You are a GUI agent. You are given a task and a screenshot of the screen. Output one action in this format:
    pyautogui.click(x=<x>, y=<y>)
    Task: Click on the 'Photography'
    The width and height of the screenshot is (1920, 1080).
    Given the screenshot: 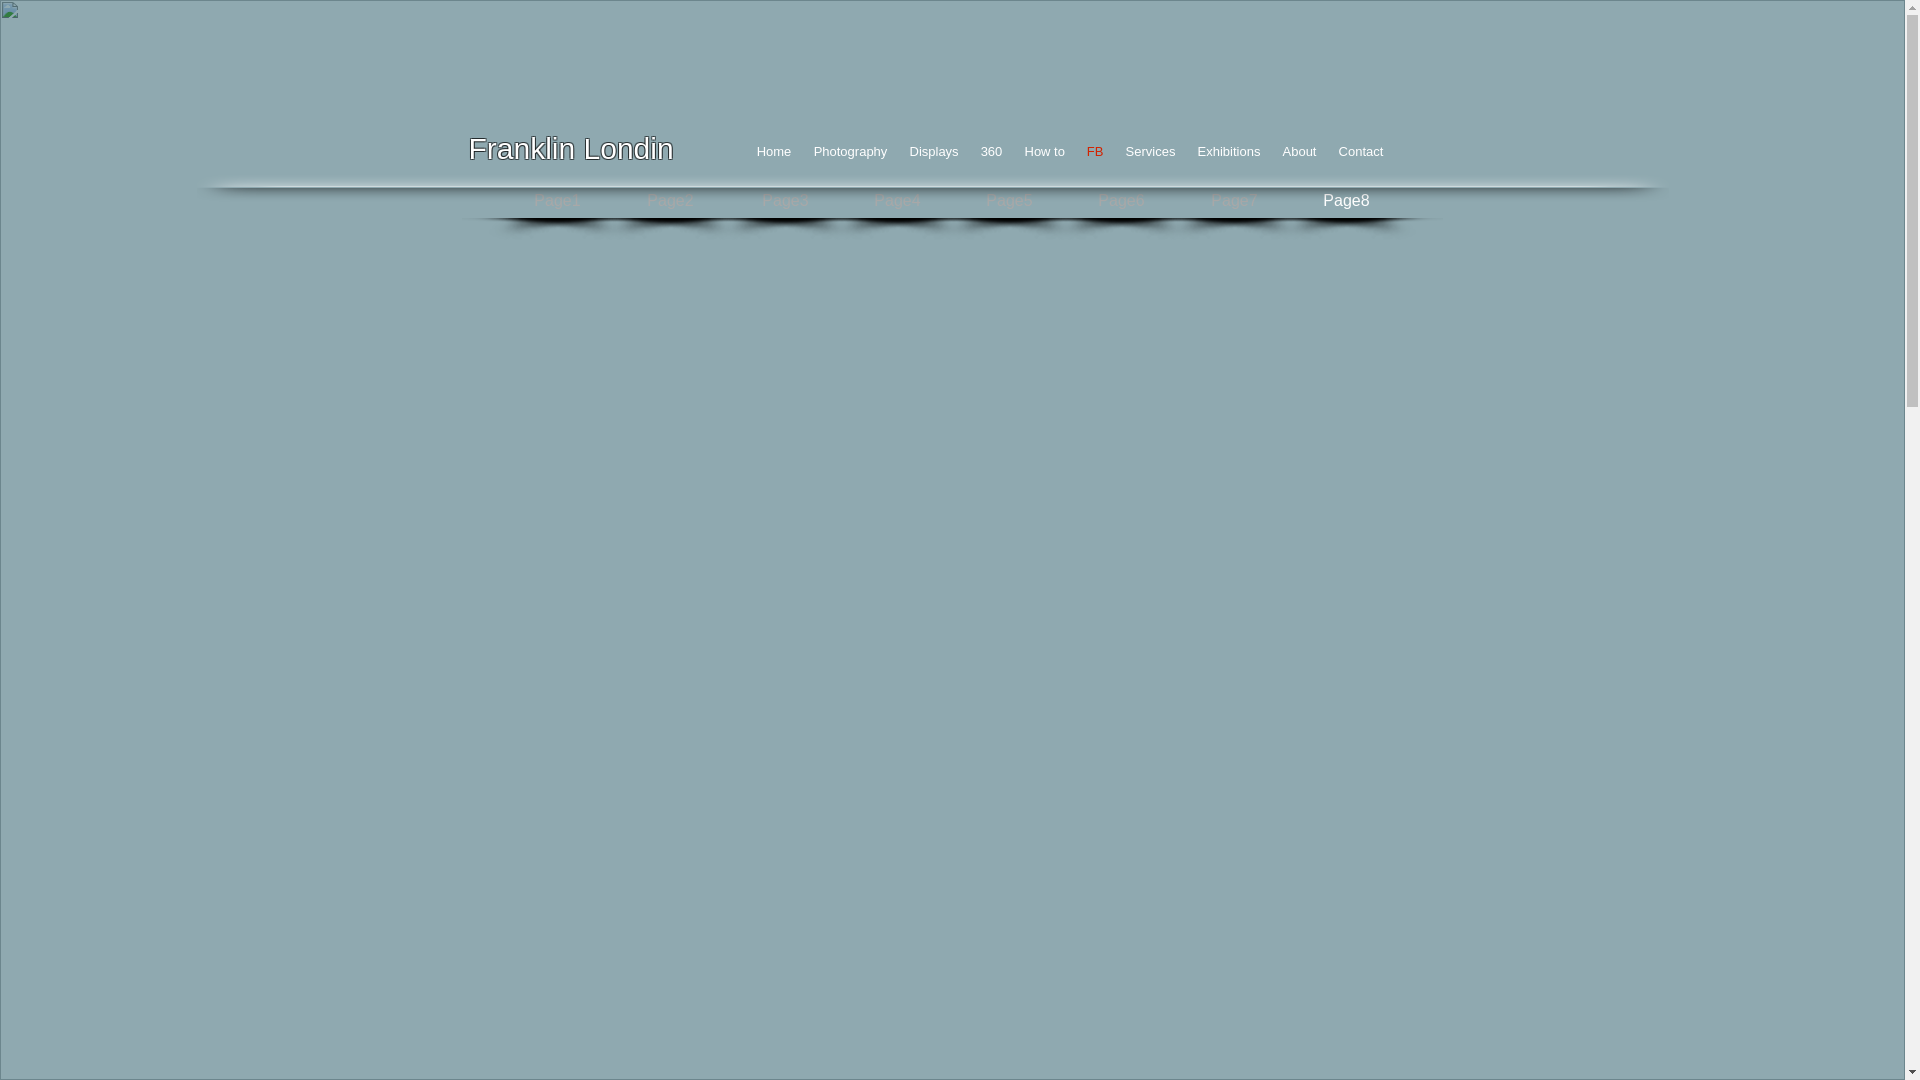 What is the action you would take?
    pyautogui.click(x=849, y=150)
    